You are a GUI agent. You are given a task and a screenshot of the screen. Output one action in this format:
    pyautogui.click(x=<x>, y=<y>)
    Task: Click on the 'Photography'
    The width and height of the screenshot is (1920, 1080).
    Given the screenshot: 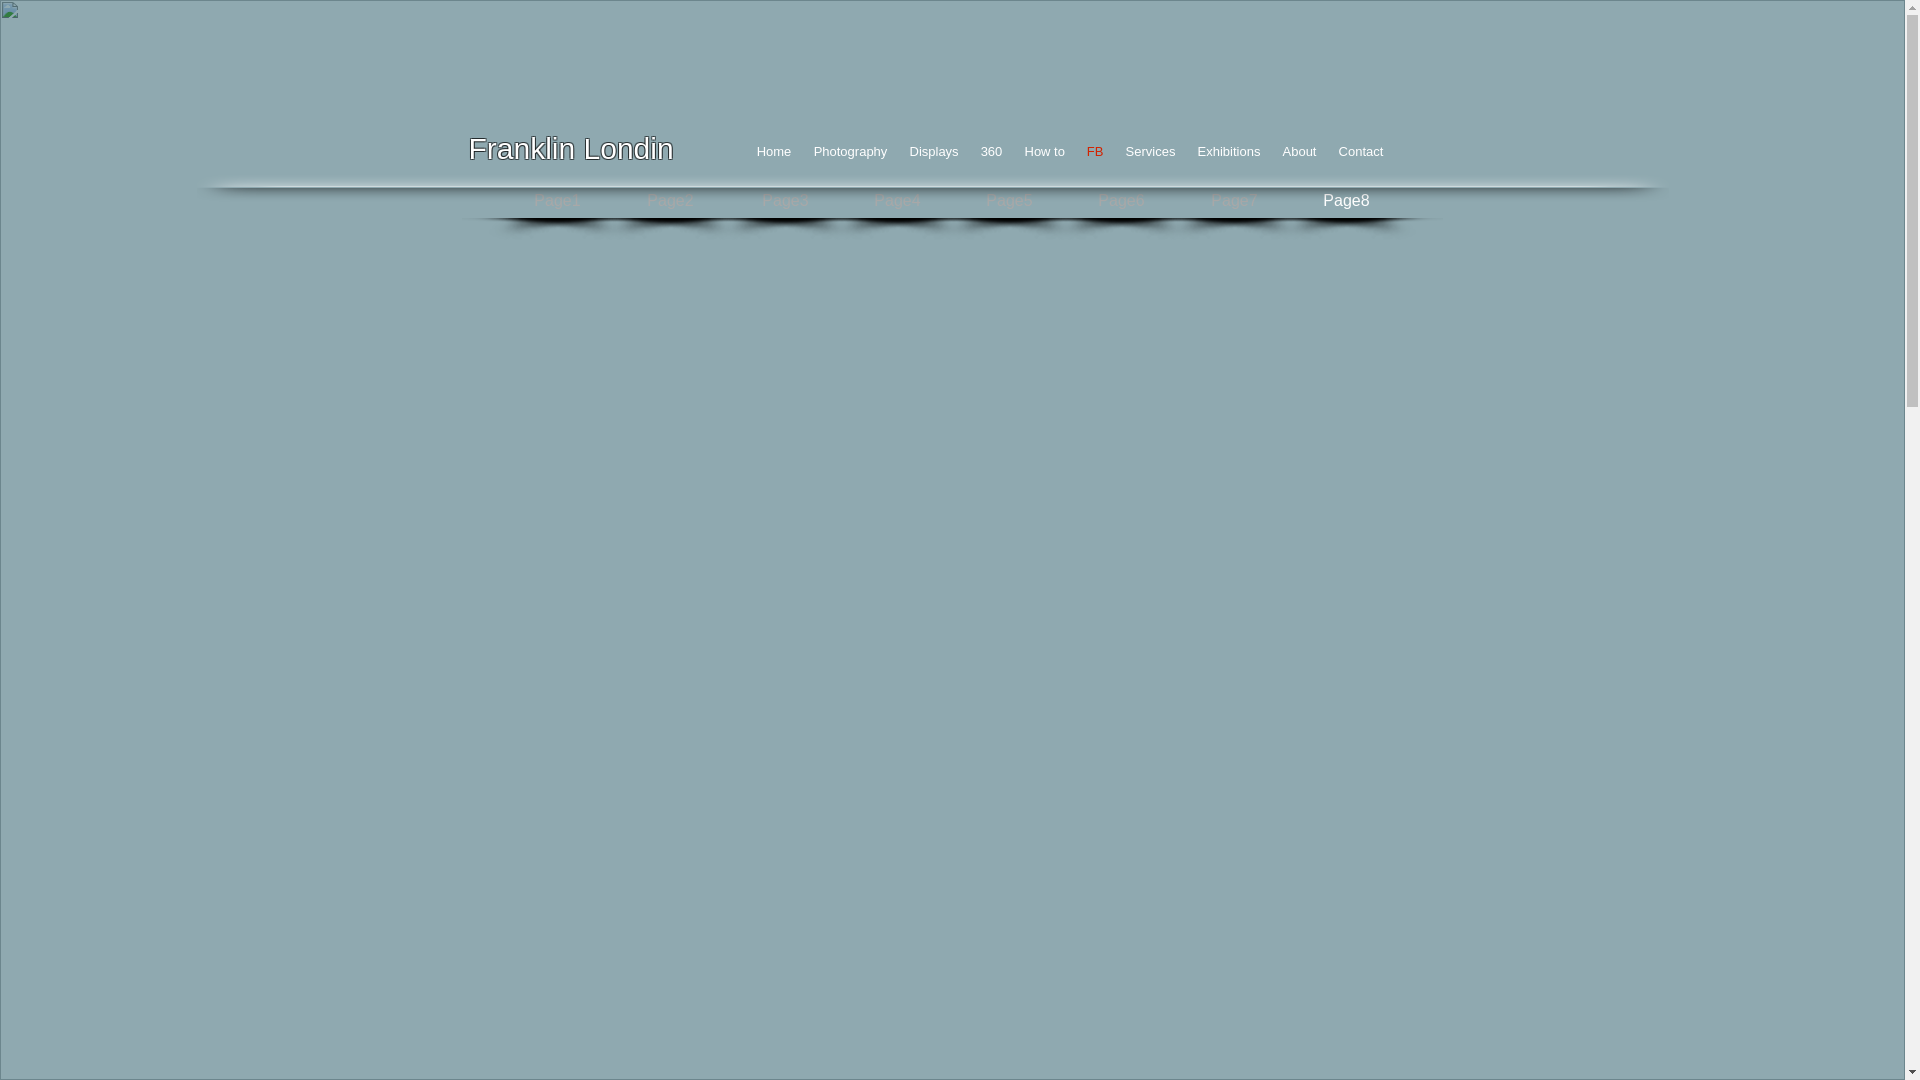 What is the action you would take?
    pyautogui.click(x=849, y=150)
    